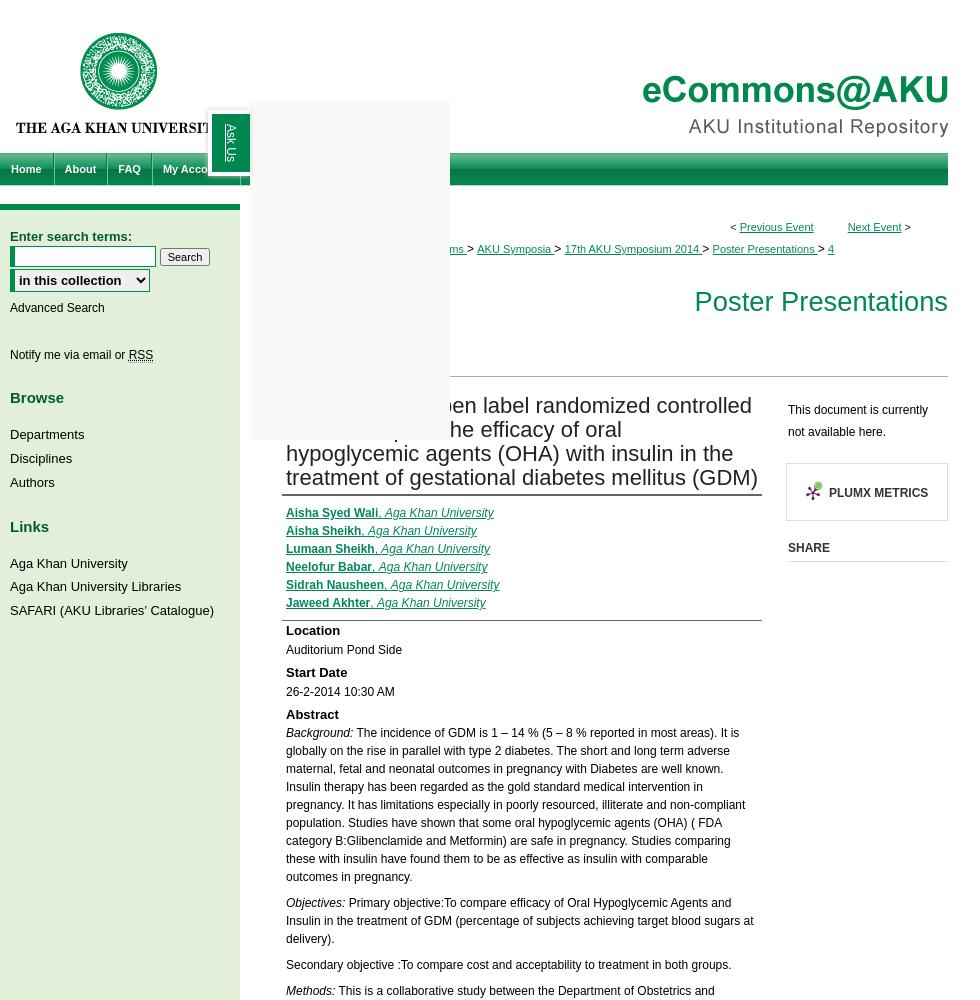 This screenshot has width=980, height=1000. What do you see at coordinates (857, 420) in the screenshot?
I see `'This document is currently not available here.'` at bounding box center [857, 420].